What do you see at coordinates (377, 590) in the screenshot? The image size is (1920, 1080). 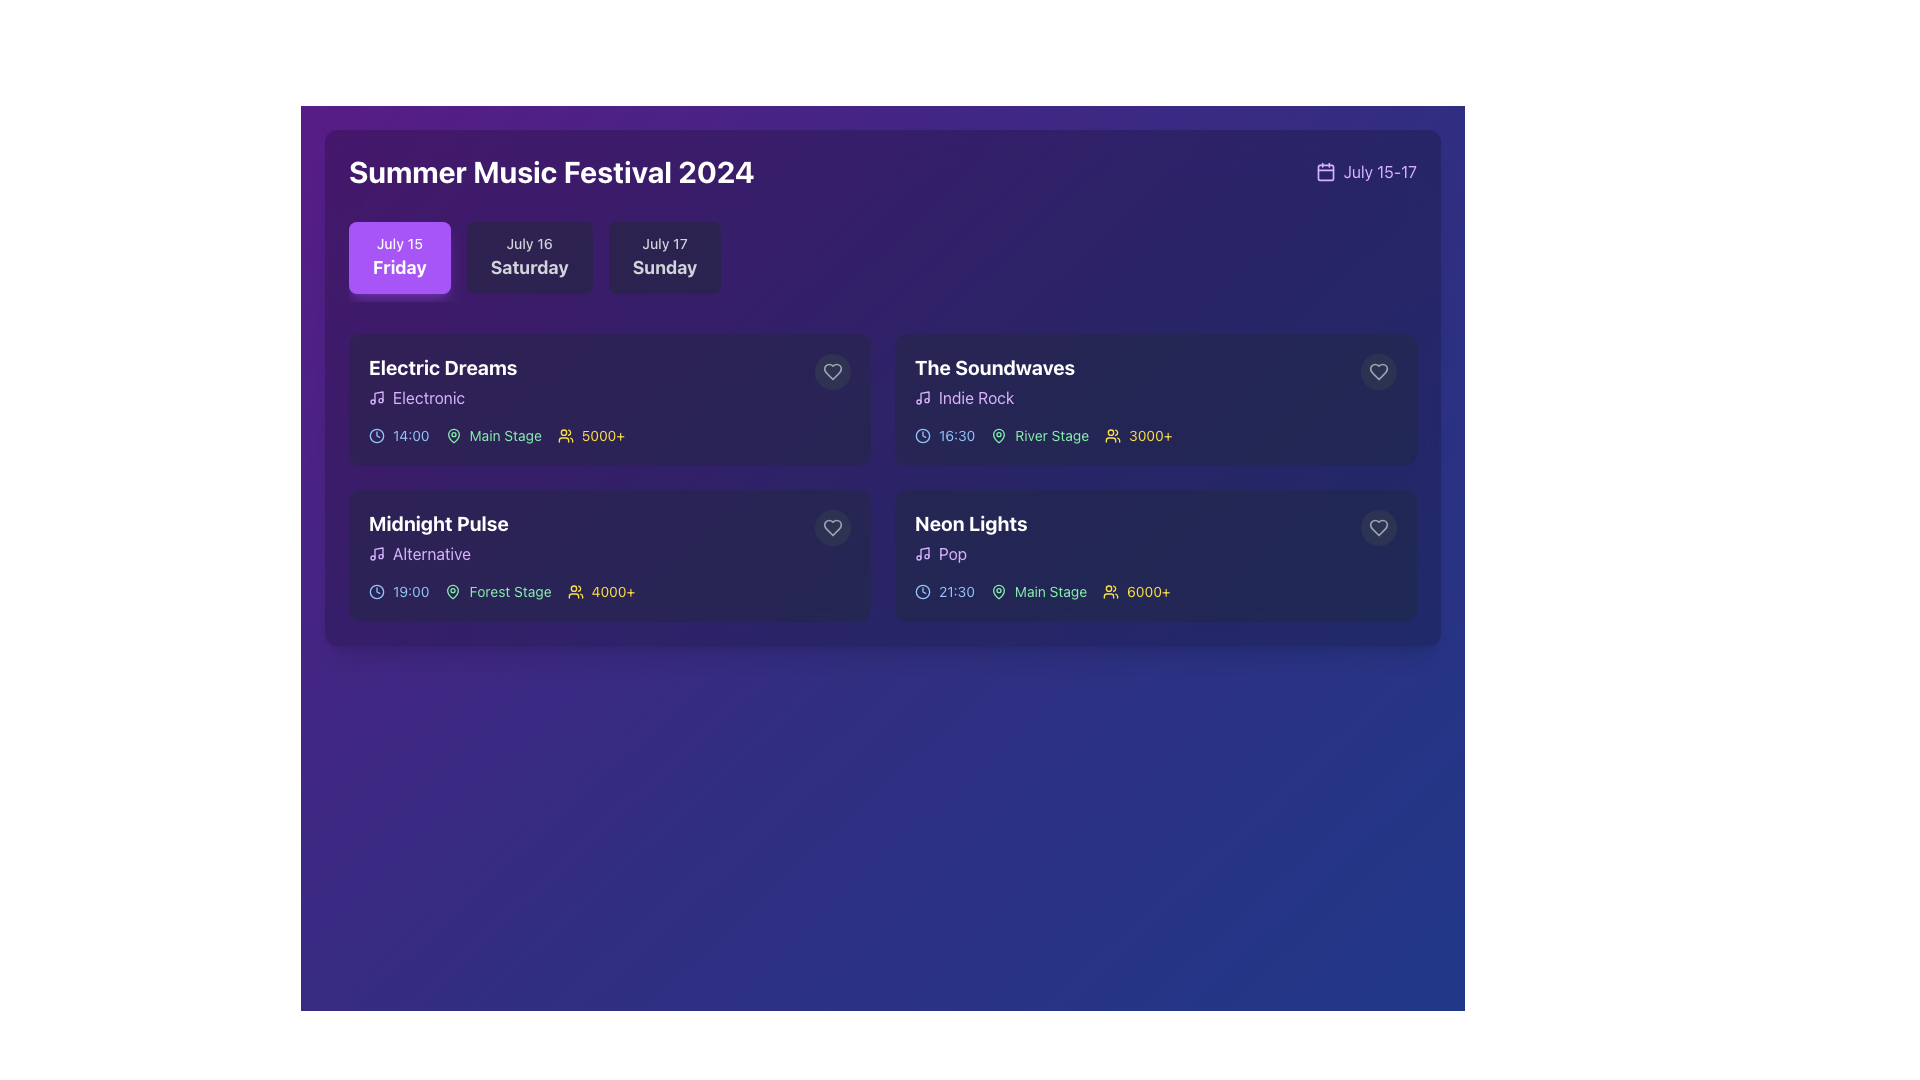 I see `the outer circle of the clock graphic in the event card for 'Midnight Pulse'` at bounding box center [377, 590].